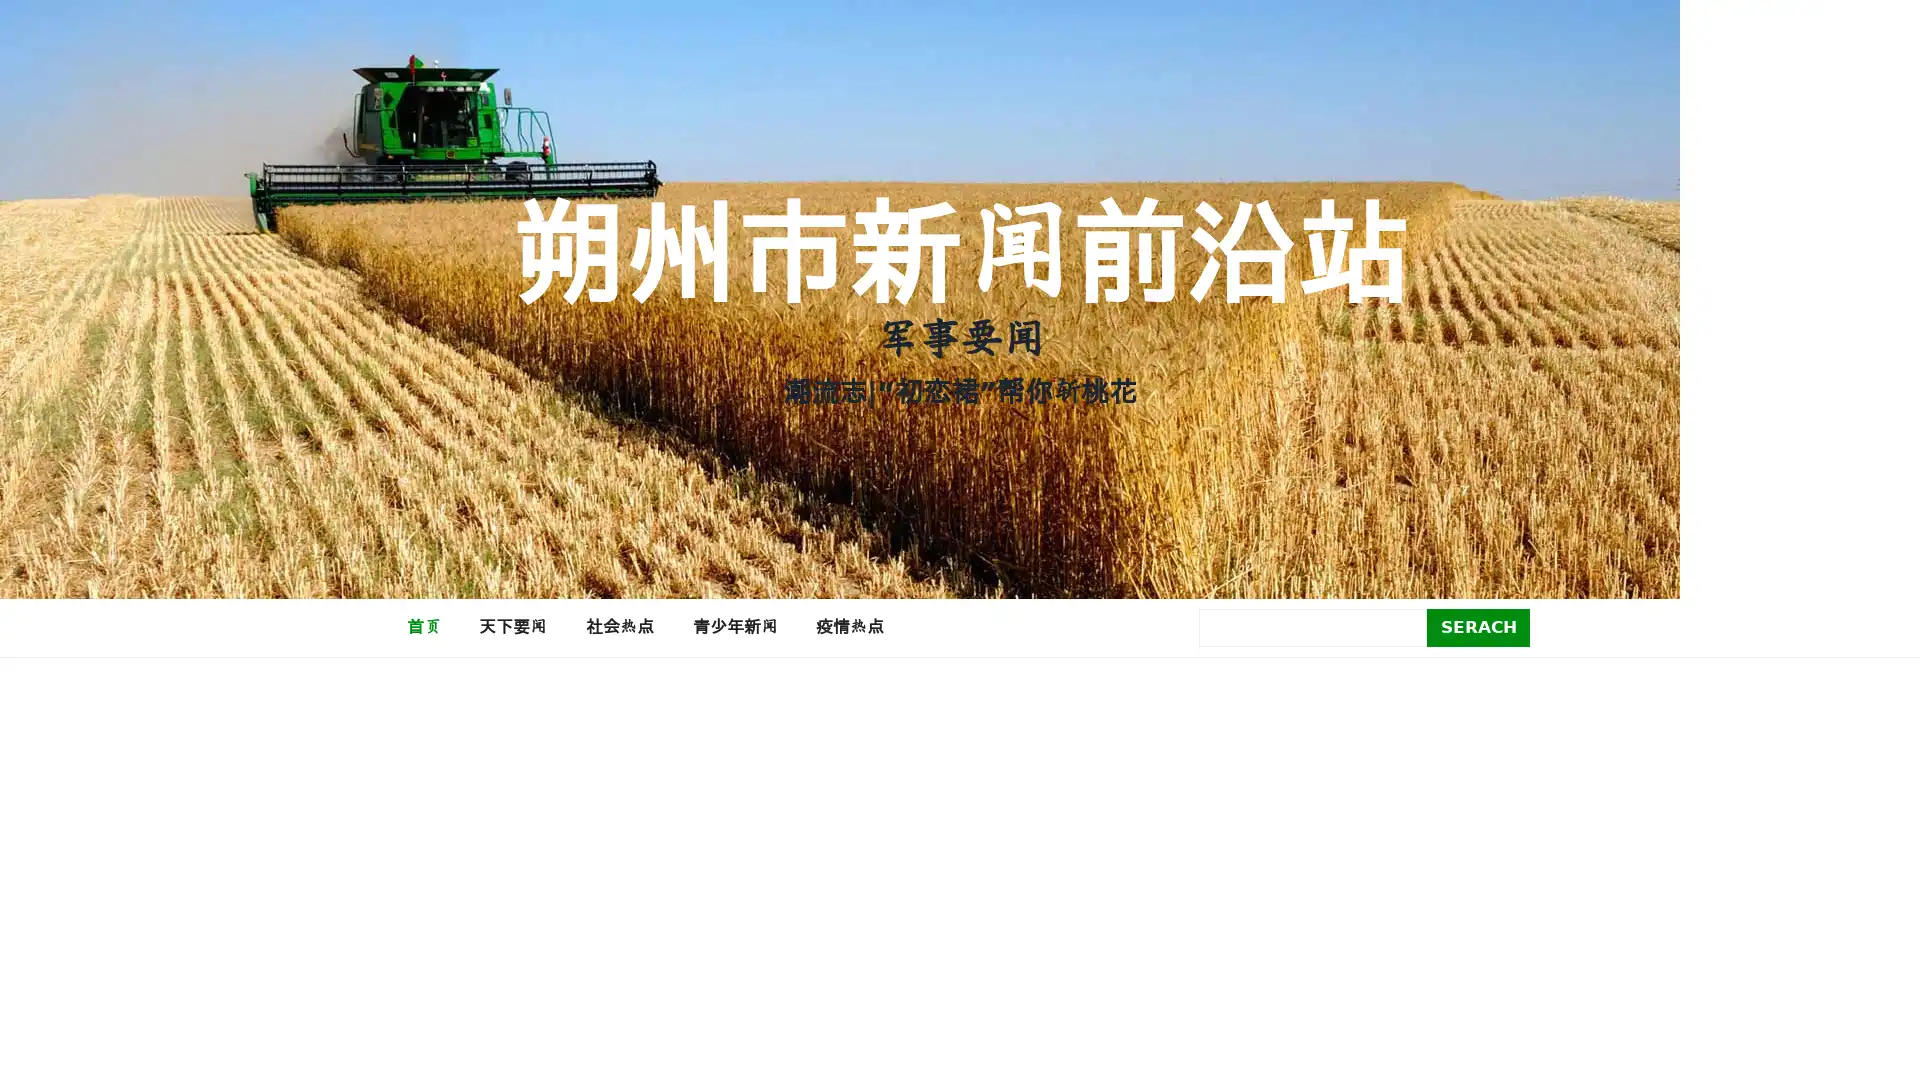 This screenshot has height=1080, width=1920. Describe the element at coordinates (1478, 626) in the screenshot. I see `serach` at that location.